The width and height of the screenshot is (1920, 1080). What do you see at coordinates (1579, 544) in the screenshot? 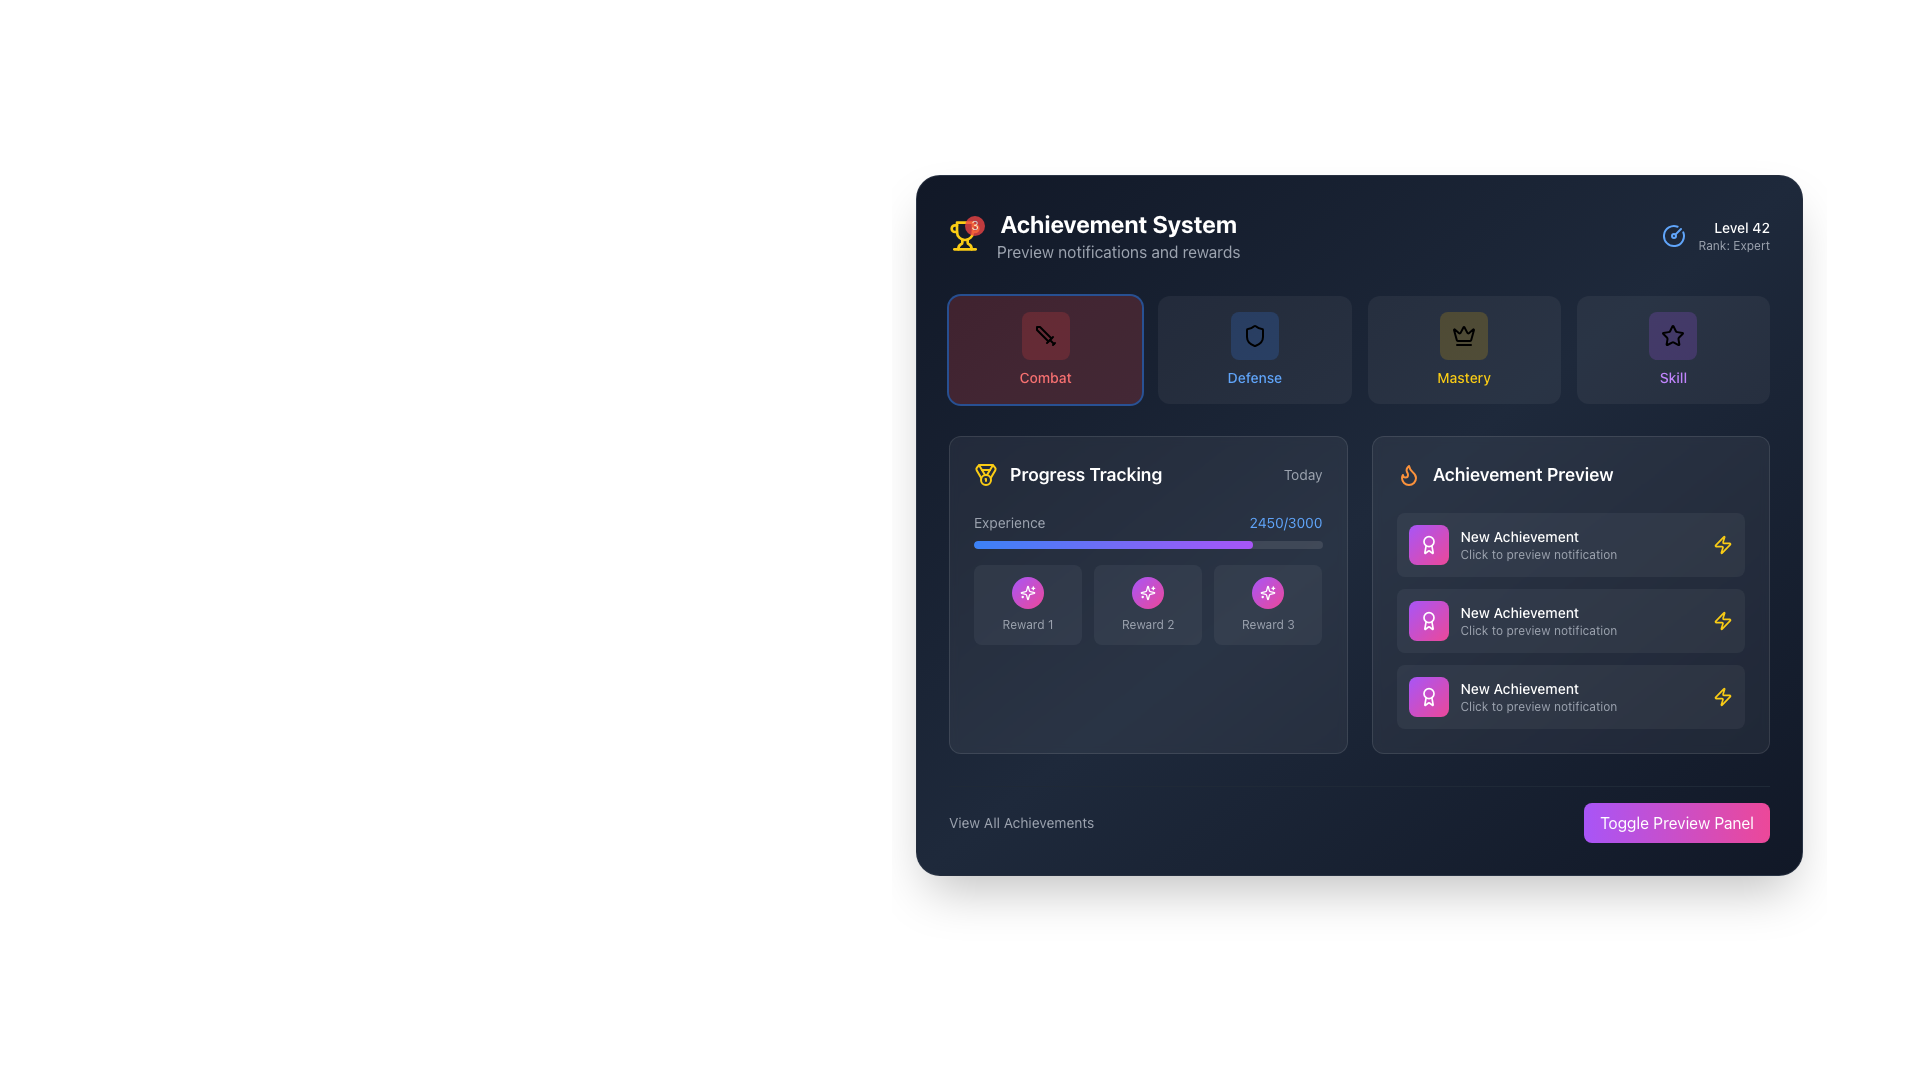
I see `the 'New Achievement' text label that displays 'Click` at bounding box center [1579, 544].